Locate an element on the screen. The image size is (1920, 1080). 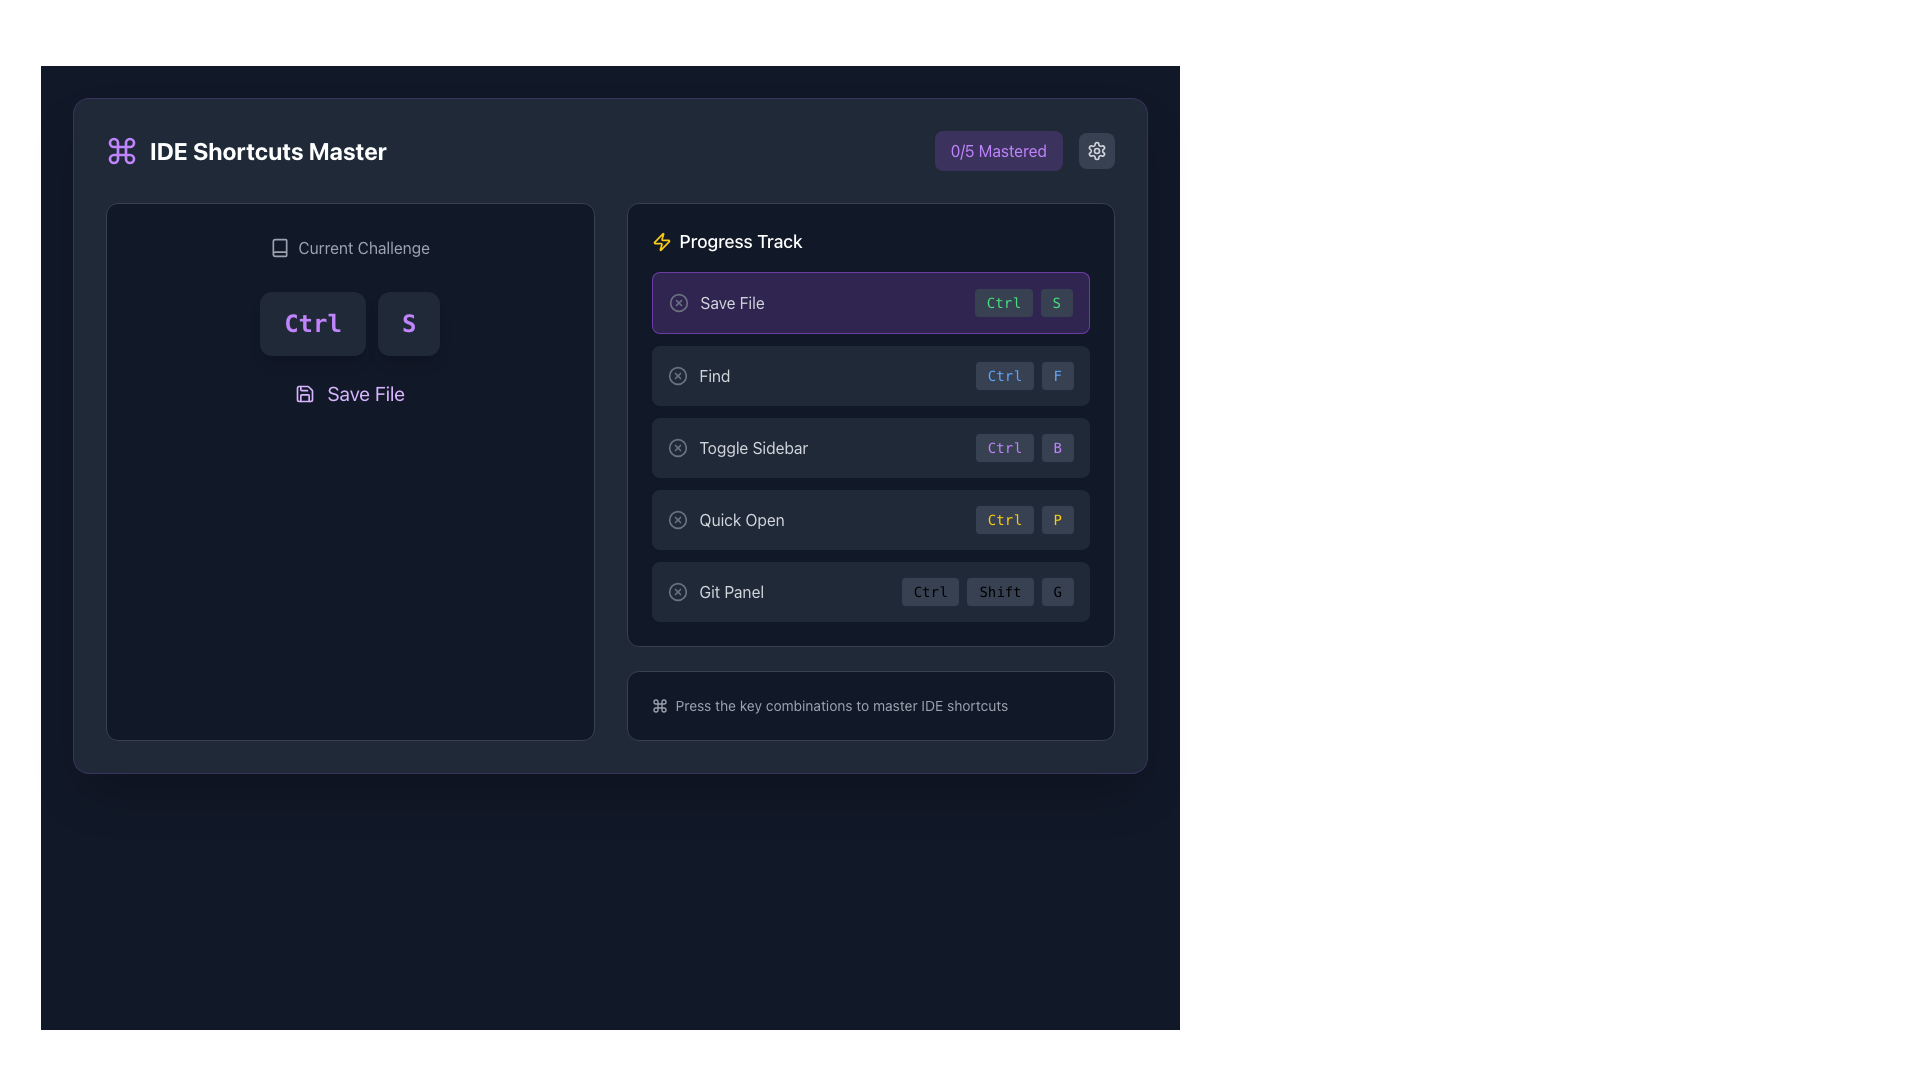
the circular close icon with a gray outline and close (X) symbol located to the left of the word 'Find' in the 'Progress Track' section is located at coordinates (677, 375).